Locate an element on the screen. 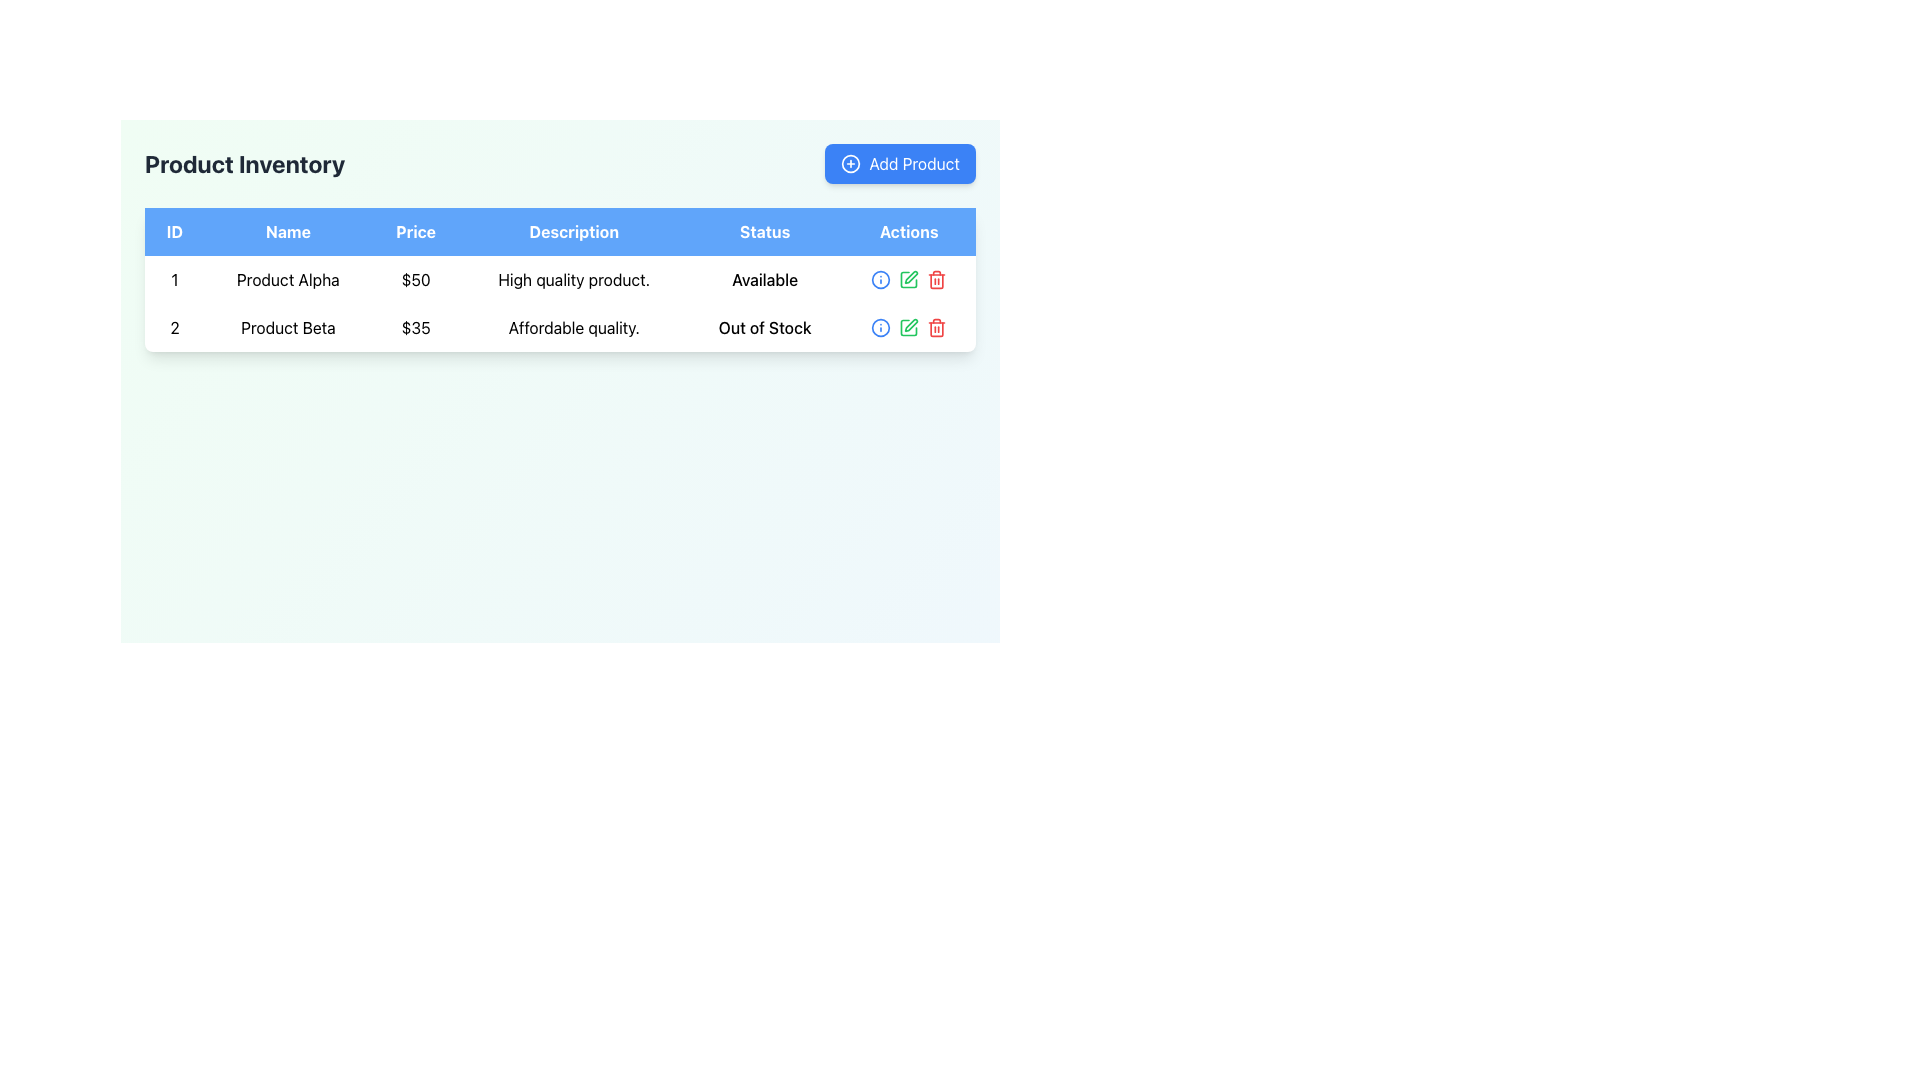 This screenshot has width=1920, height=1080. price text displayed for 'Product Beta' in the 'Price' column, located in the second row and third column of the table is located at coordinates (415, 326).